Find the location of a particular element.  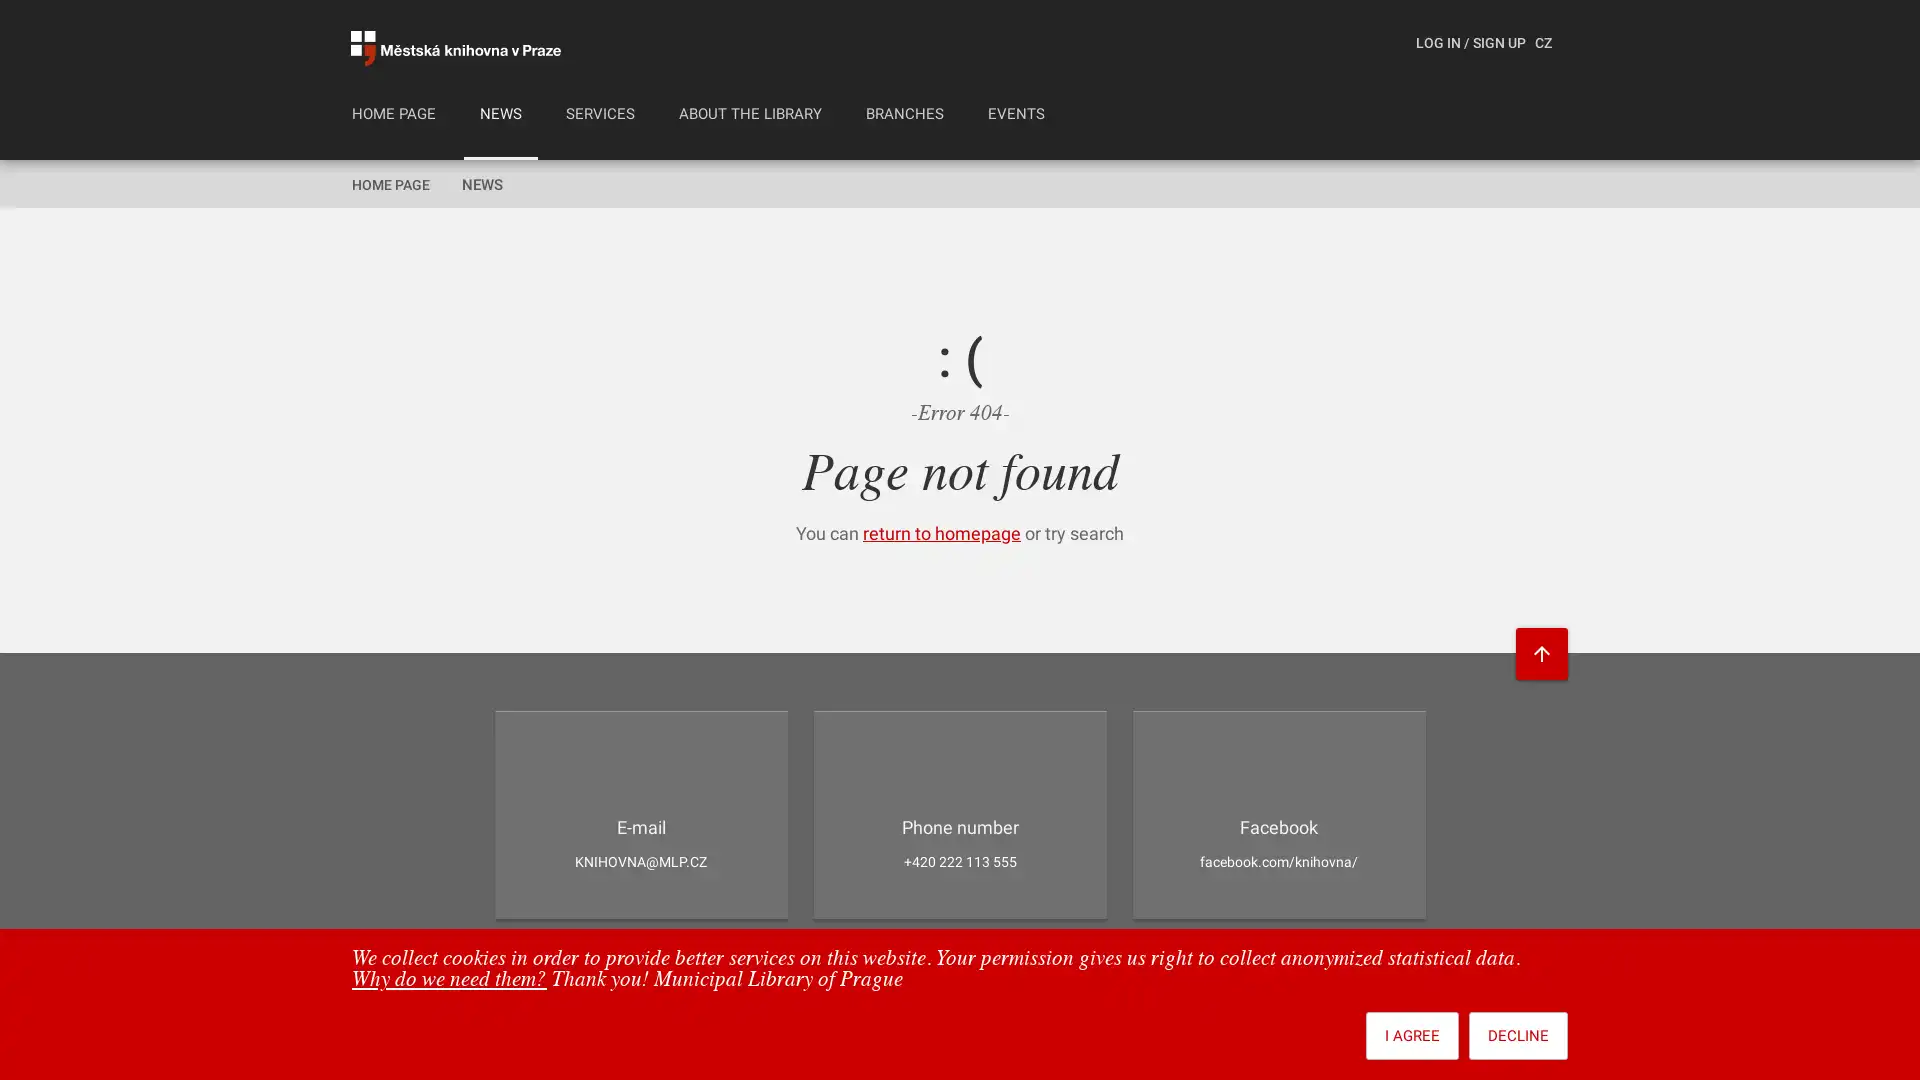

I AGREE is located at coordinates (1410, 1035).